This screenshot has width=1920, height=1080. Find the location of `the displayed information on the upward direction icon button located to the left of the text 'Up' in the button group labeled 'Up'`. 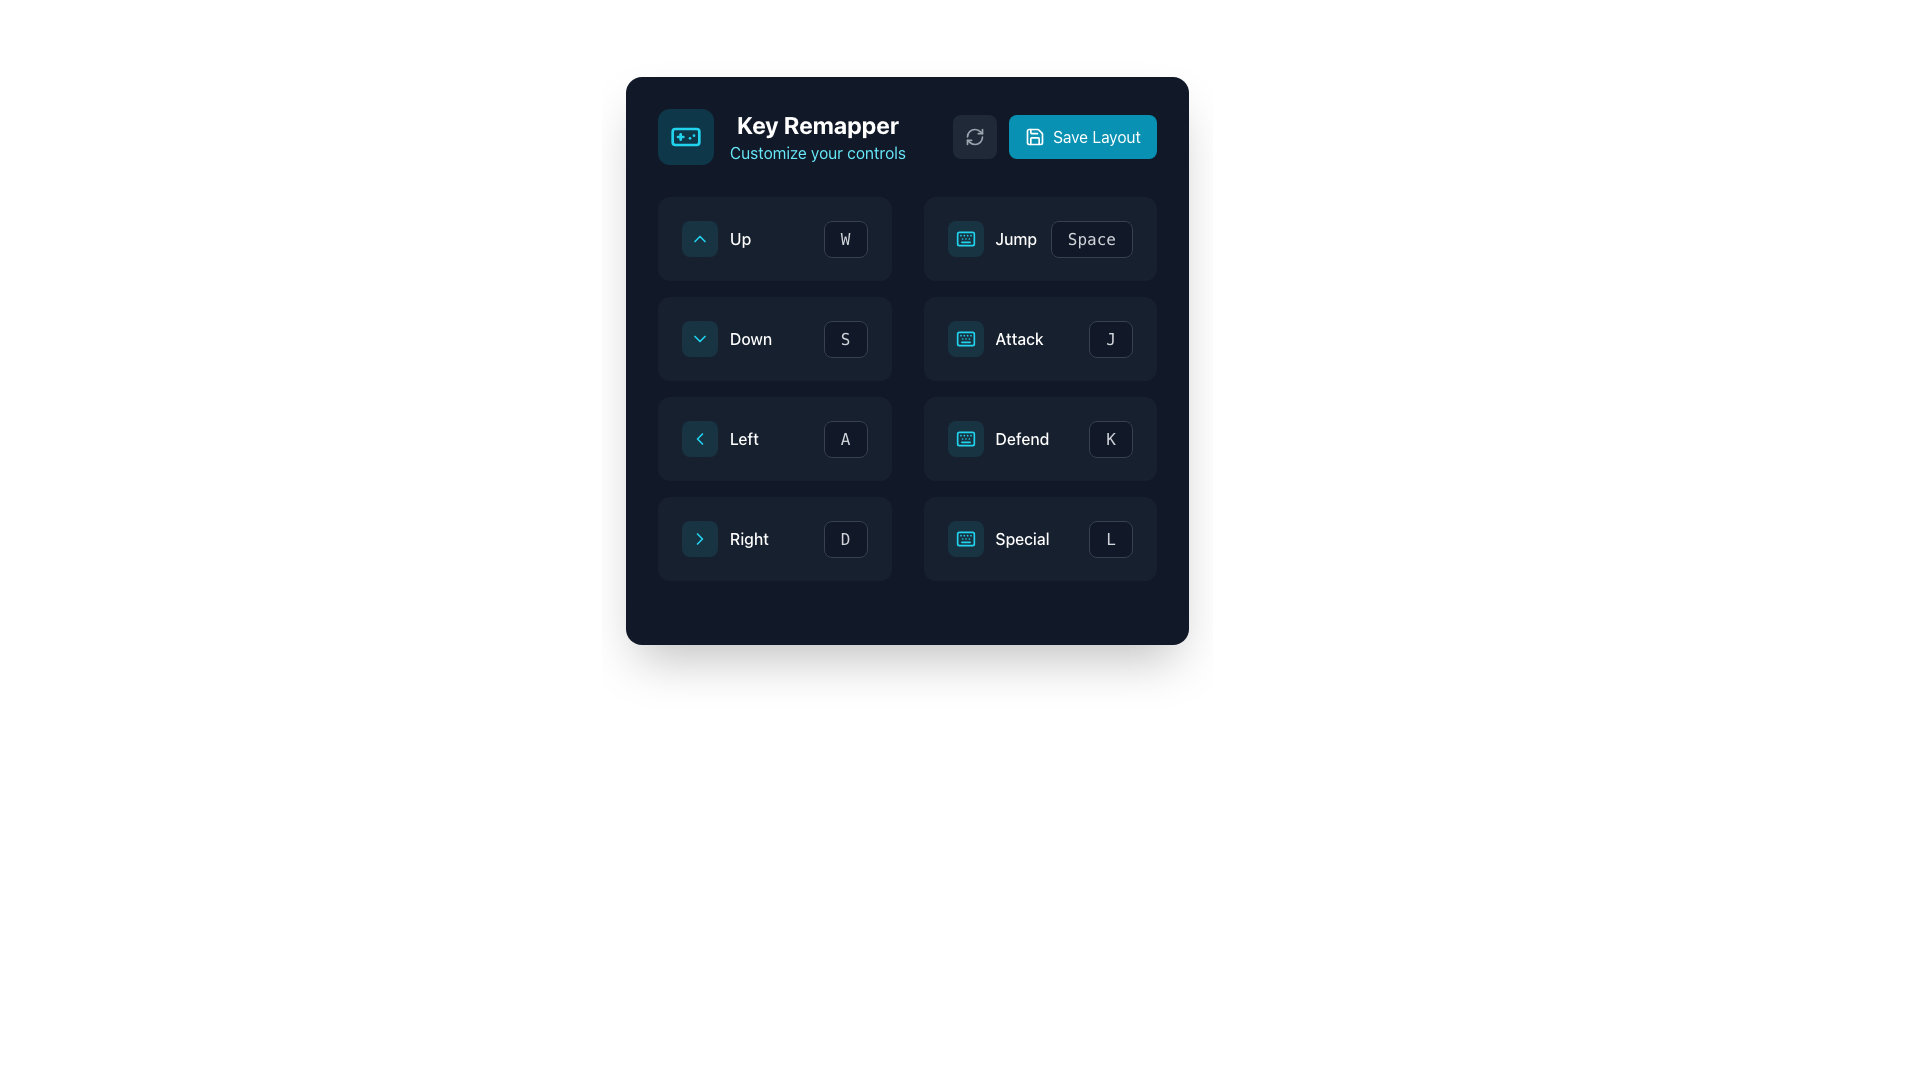

the displayed information on the upward direction icon button located to the left of the text 'Up' in the button group labeled 'Up' is located at coordinates (700, 238).